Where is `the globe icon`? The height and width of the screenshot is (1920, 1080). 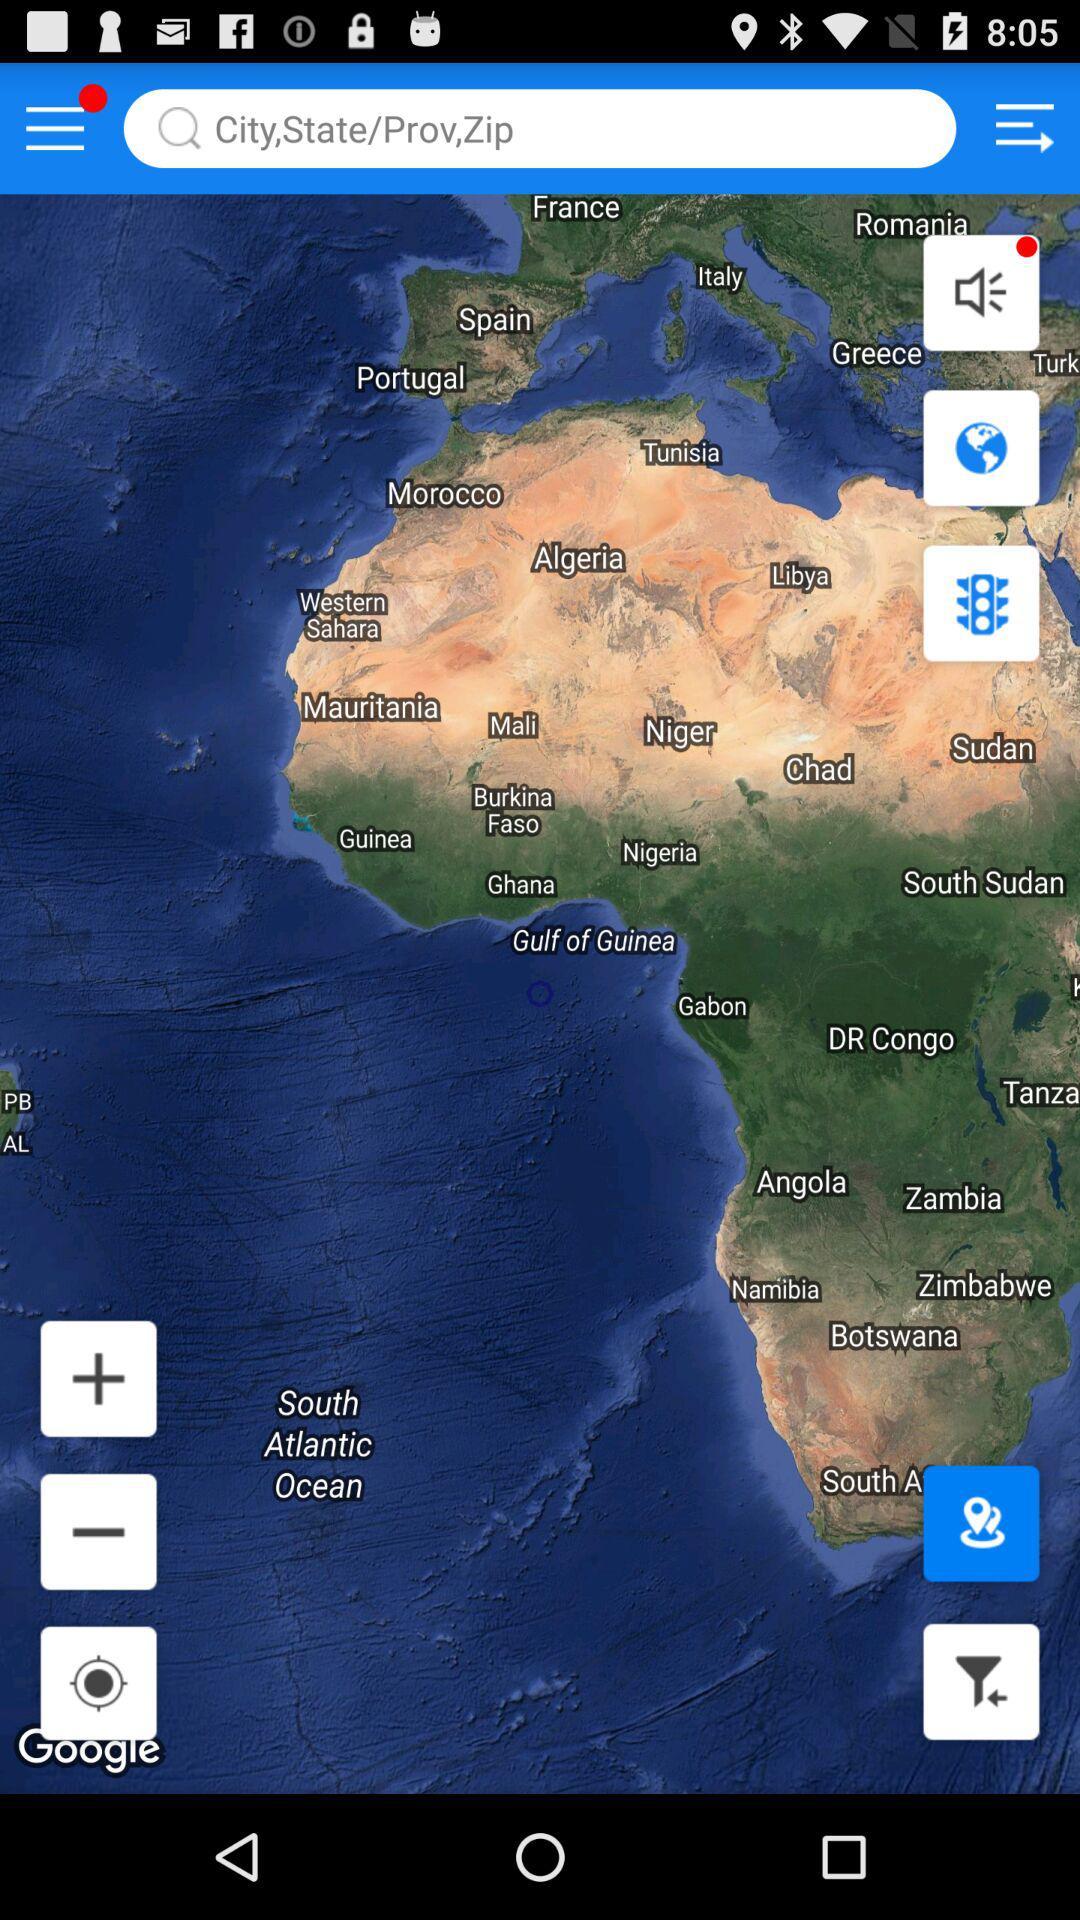
the globe icon is located at coordinates (980, 478).